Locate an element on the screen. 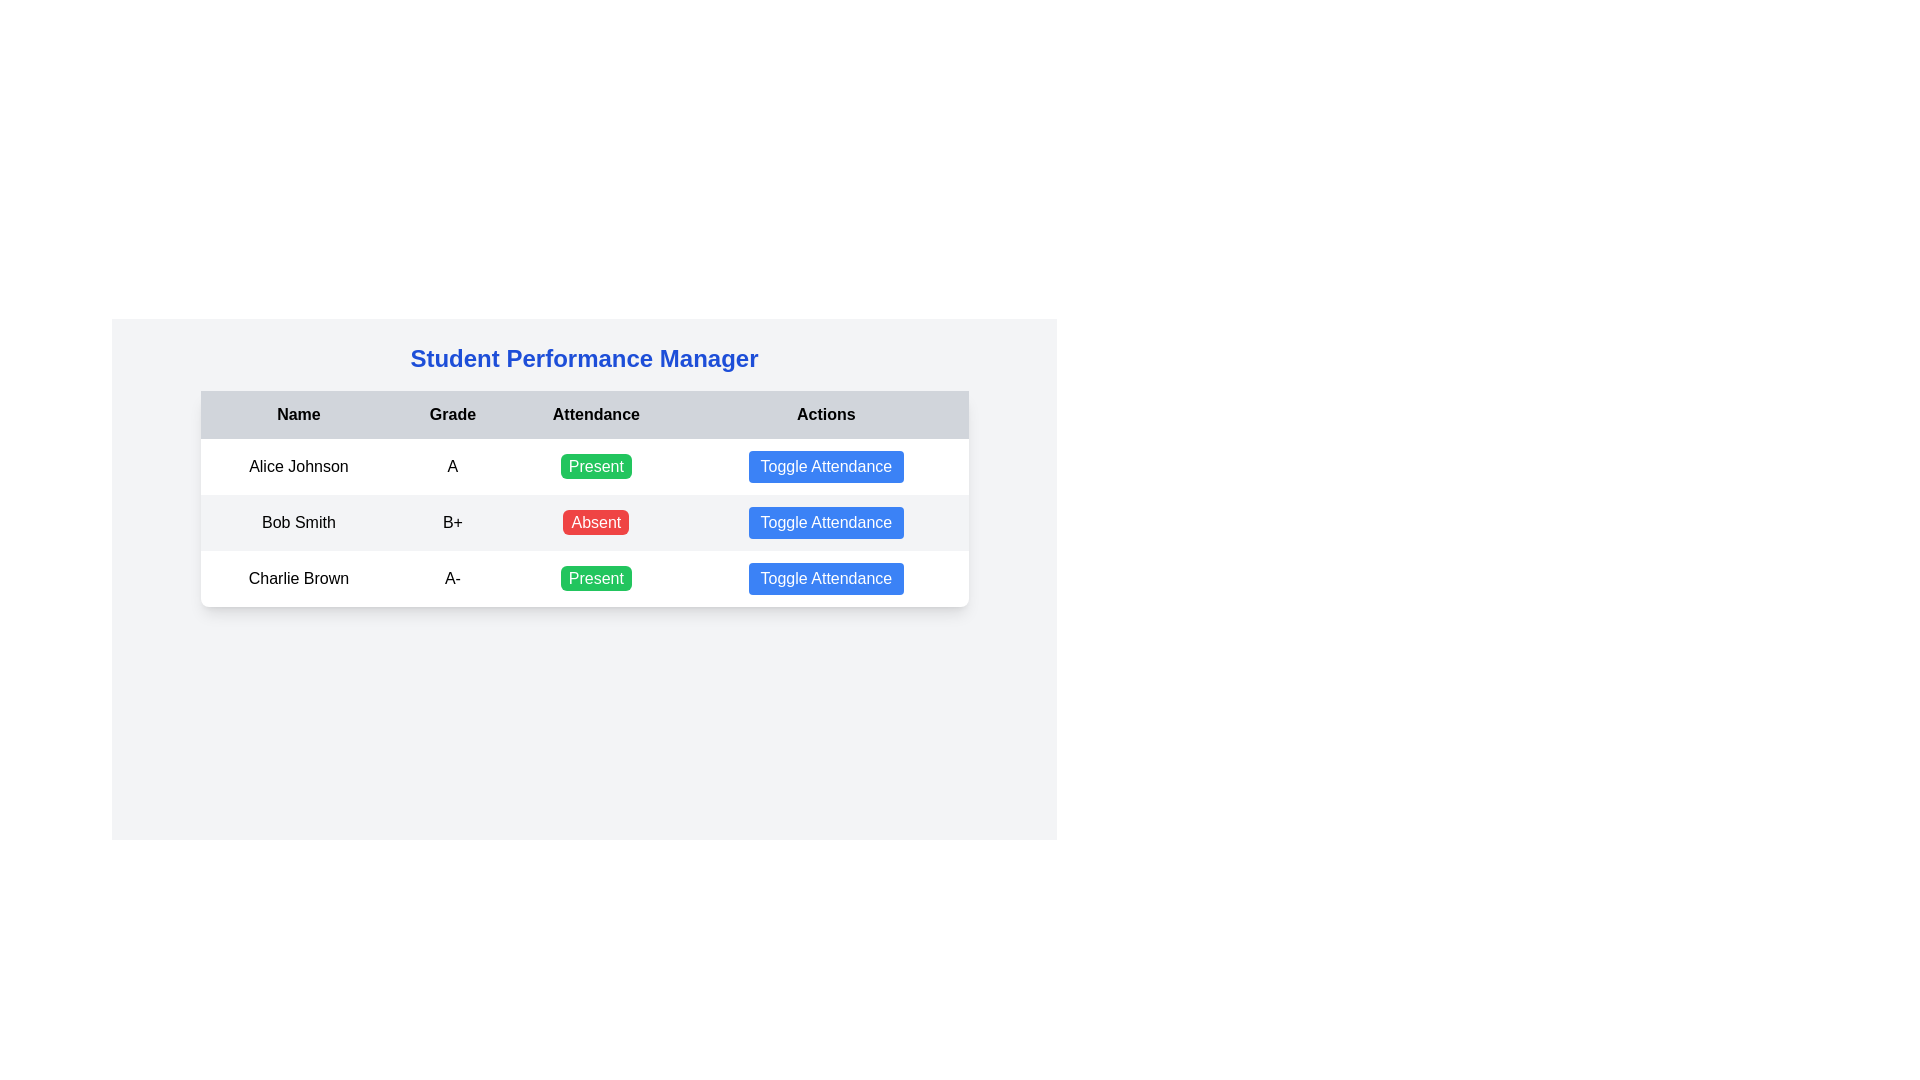 Image resolution: width=1920 pixels, height=1080 pixels. the bold, centered label with the text 'Actions', which is located in the top-right section of the table layout against a light gray background is located at coordinates (826, 414).